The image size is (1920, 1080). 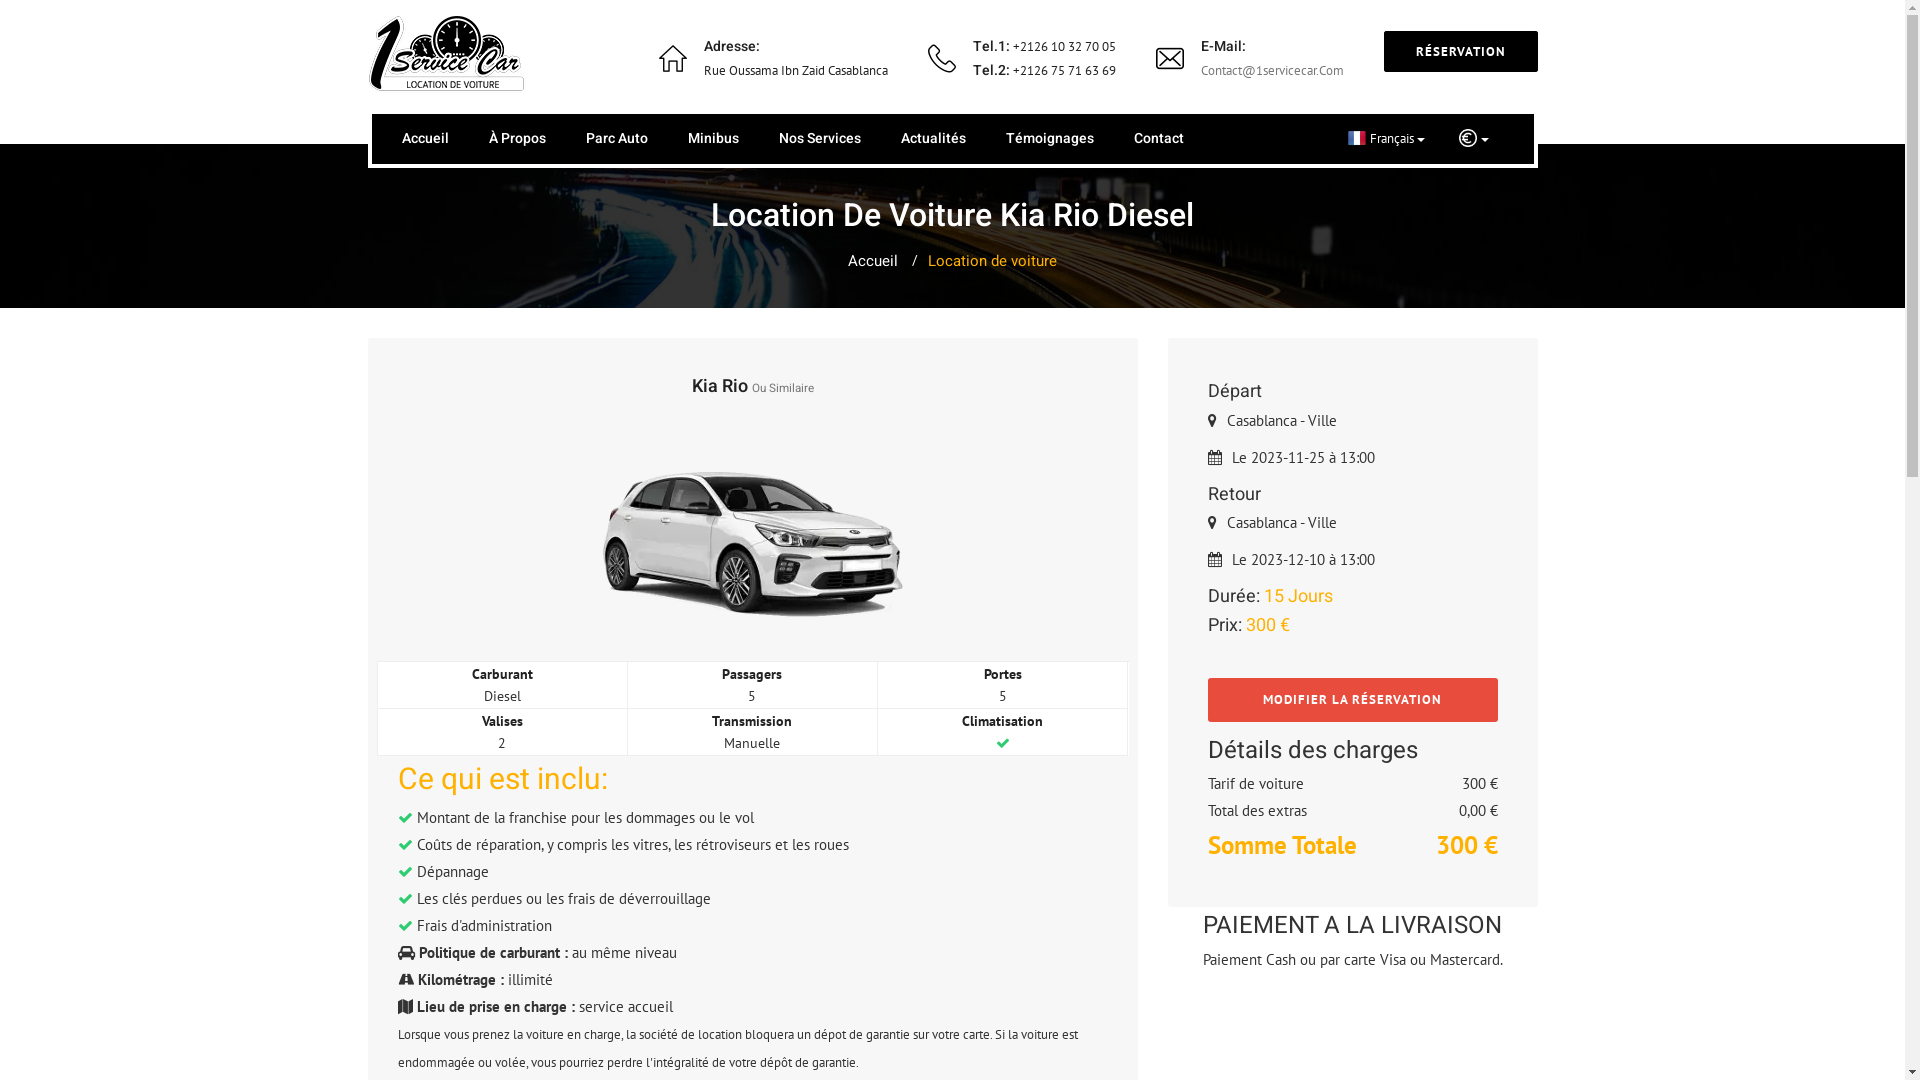 What do you see at coordinates (1133, 137) in the screenshot?
I see `'Contact'` at bounding box center [1133, 137].